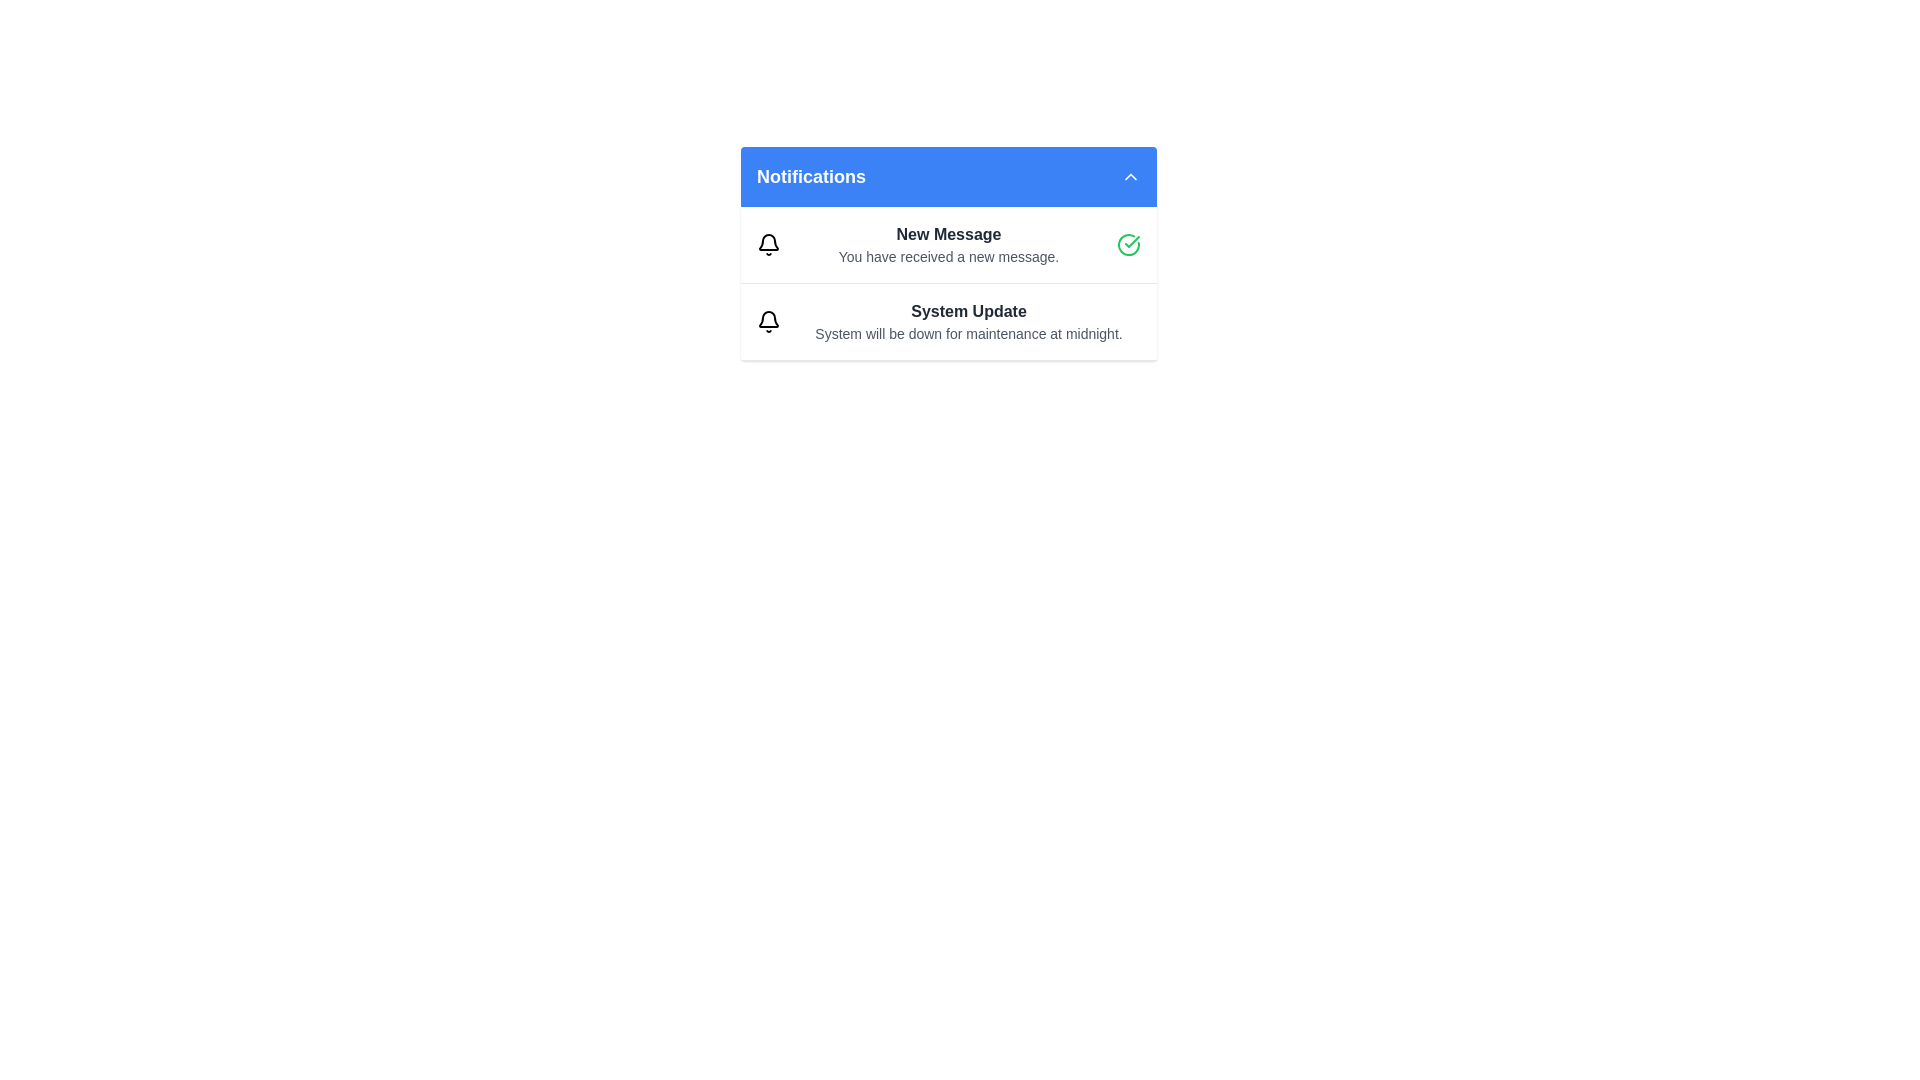 The width and height of the screenshot is (1920, 1080). I want to click on notification messages from the Notifications panel, which has a white background and a blue header displaying 'Notifications', so click(948, 253).